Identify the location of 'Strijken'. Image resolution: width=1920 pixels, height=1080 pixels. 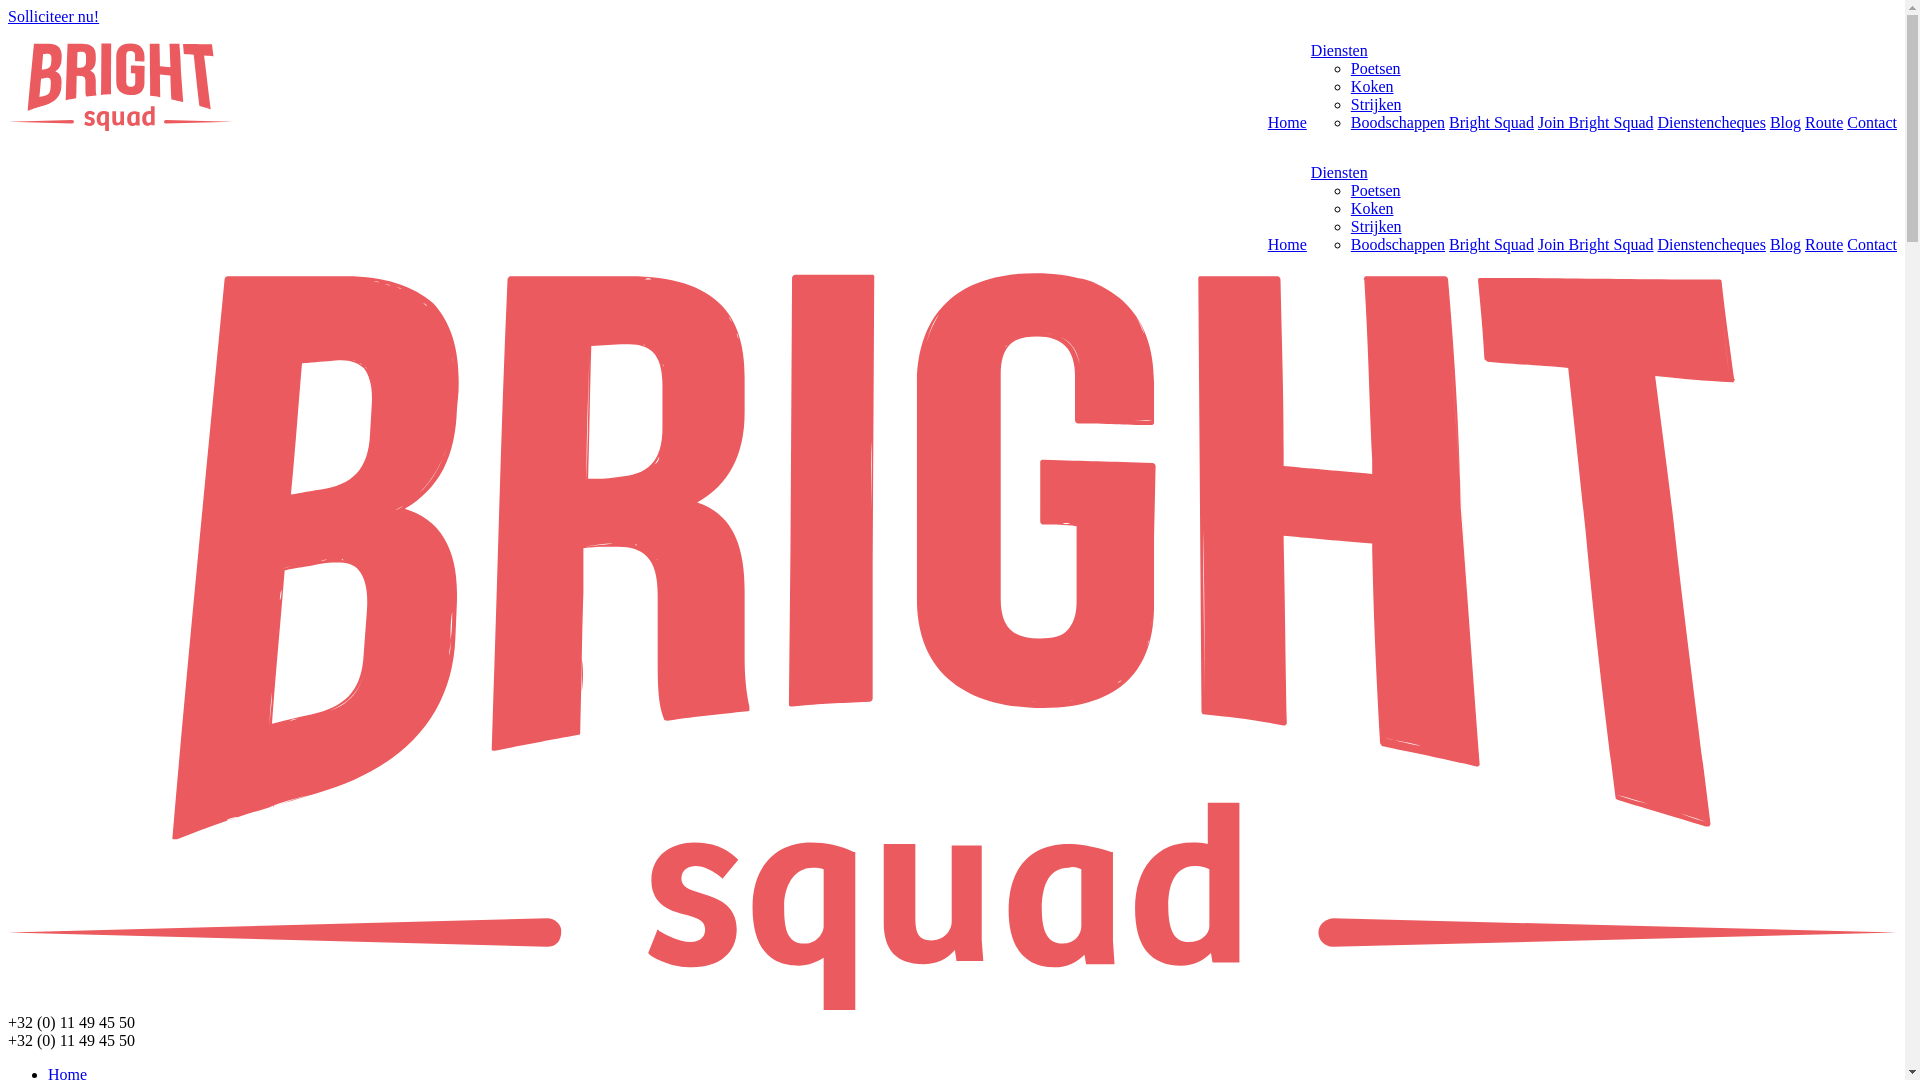
(1375, 225).